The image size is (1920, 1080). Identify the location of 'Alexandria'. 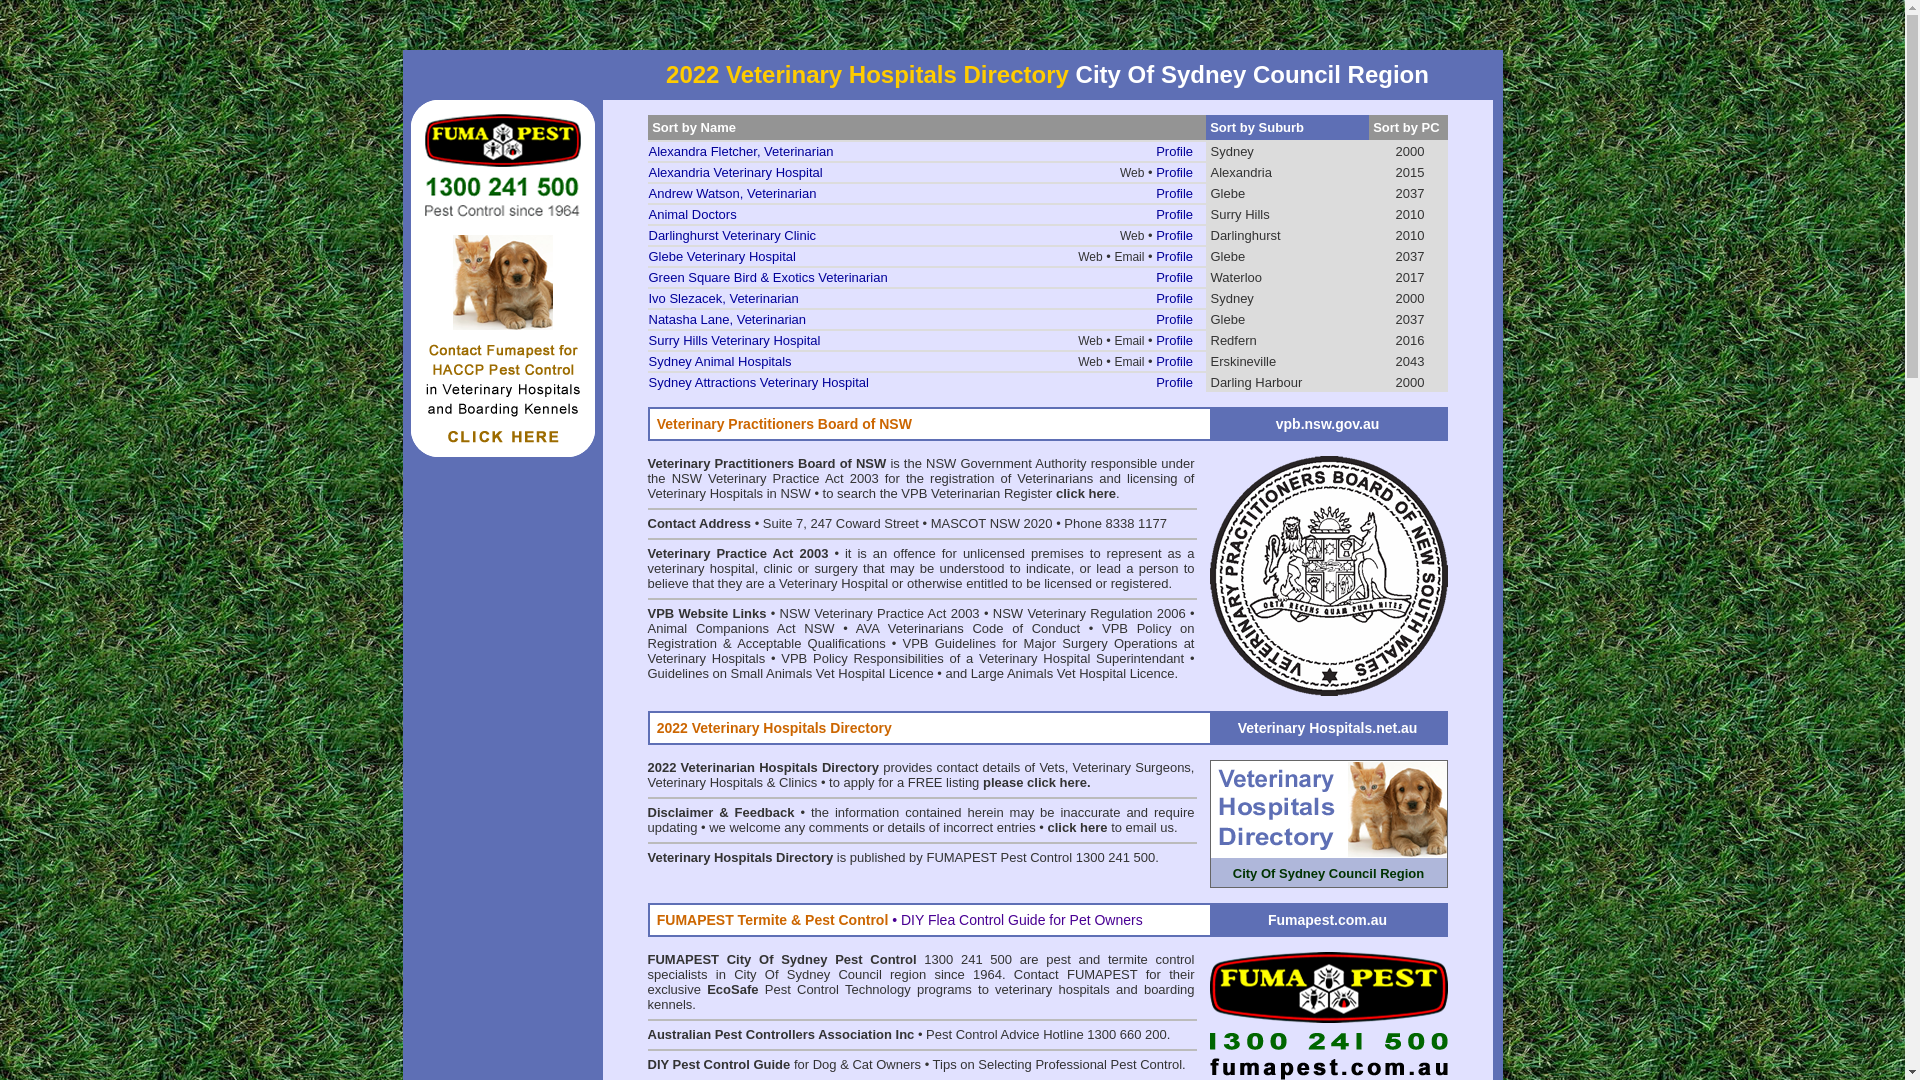
(1208, 171).